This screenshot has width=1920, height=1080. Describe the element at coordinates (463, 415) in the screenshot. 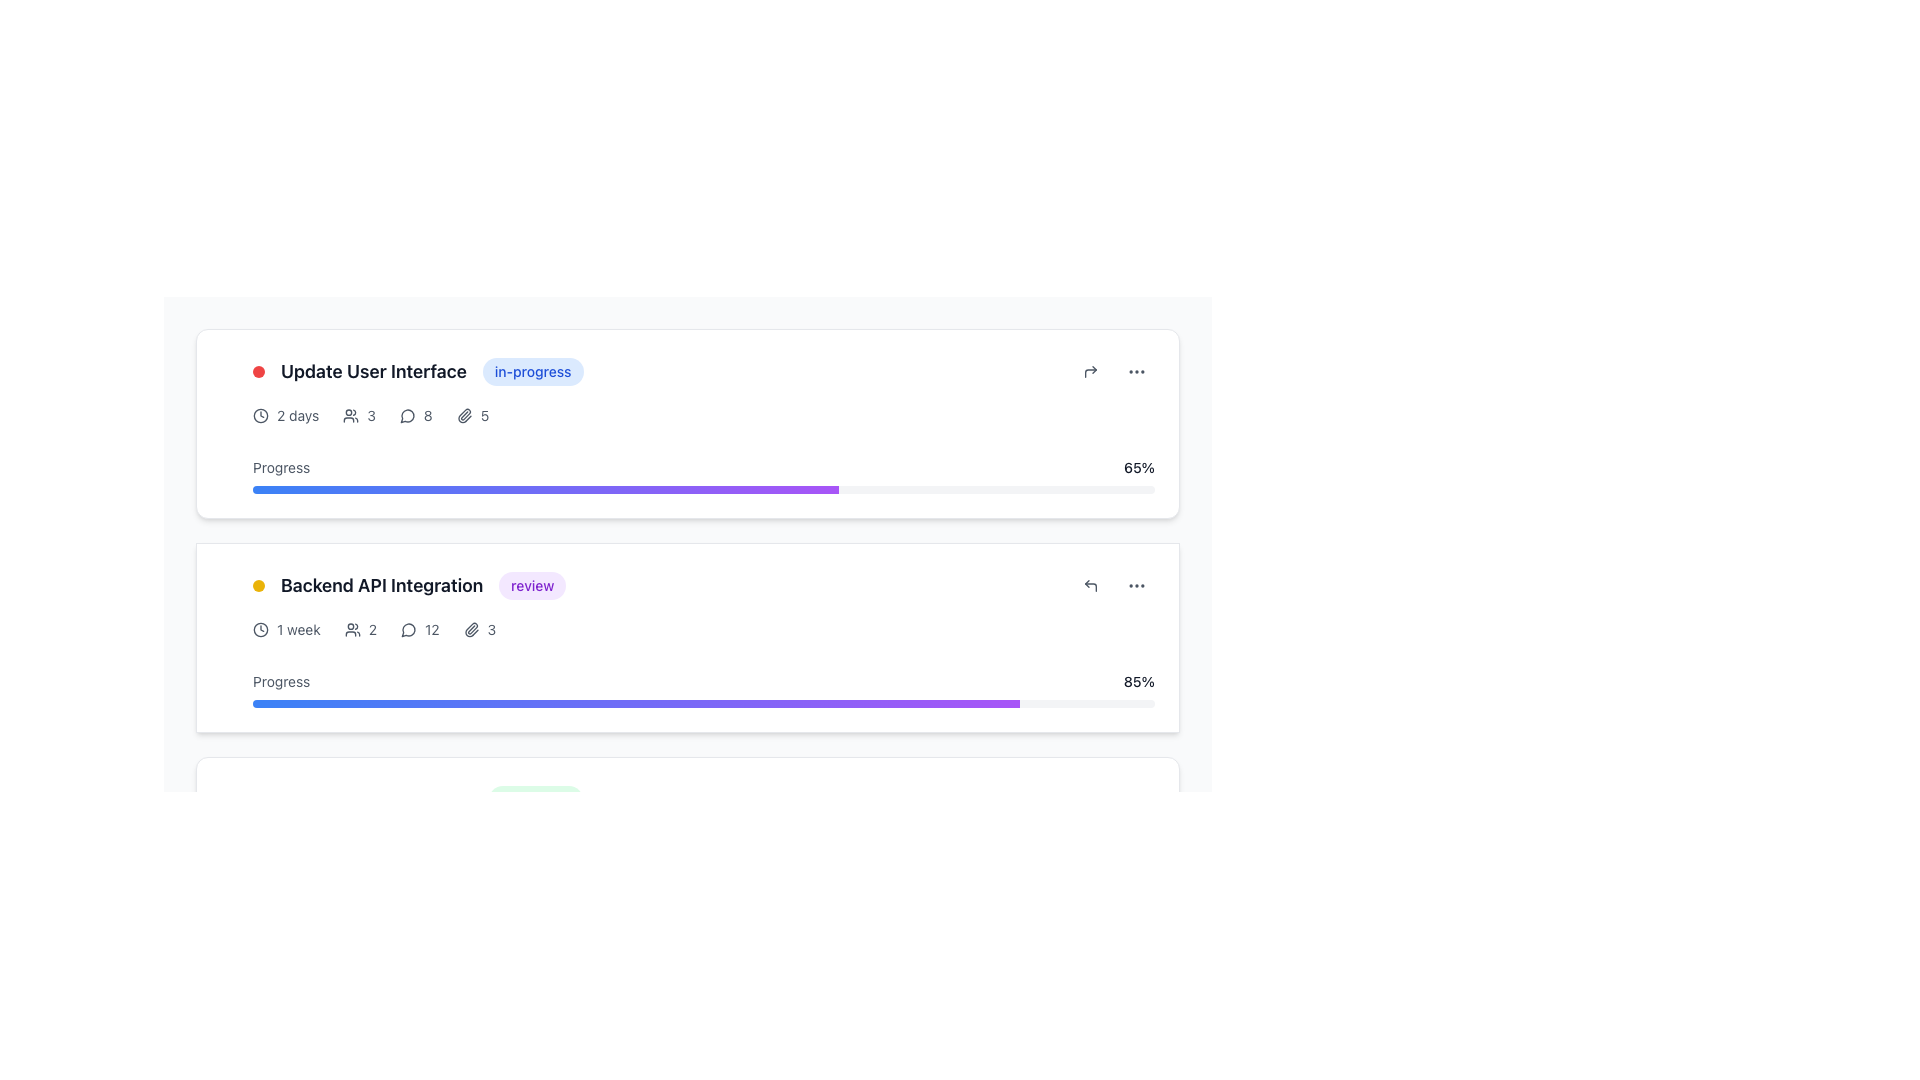

I see `the paperclip icon located in the metadata section of the 'Update User Interface' card` at that location.